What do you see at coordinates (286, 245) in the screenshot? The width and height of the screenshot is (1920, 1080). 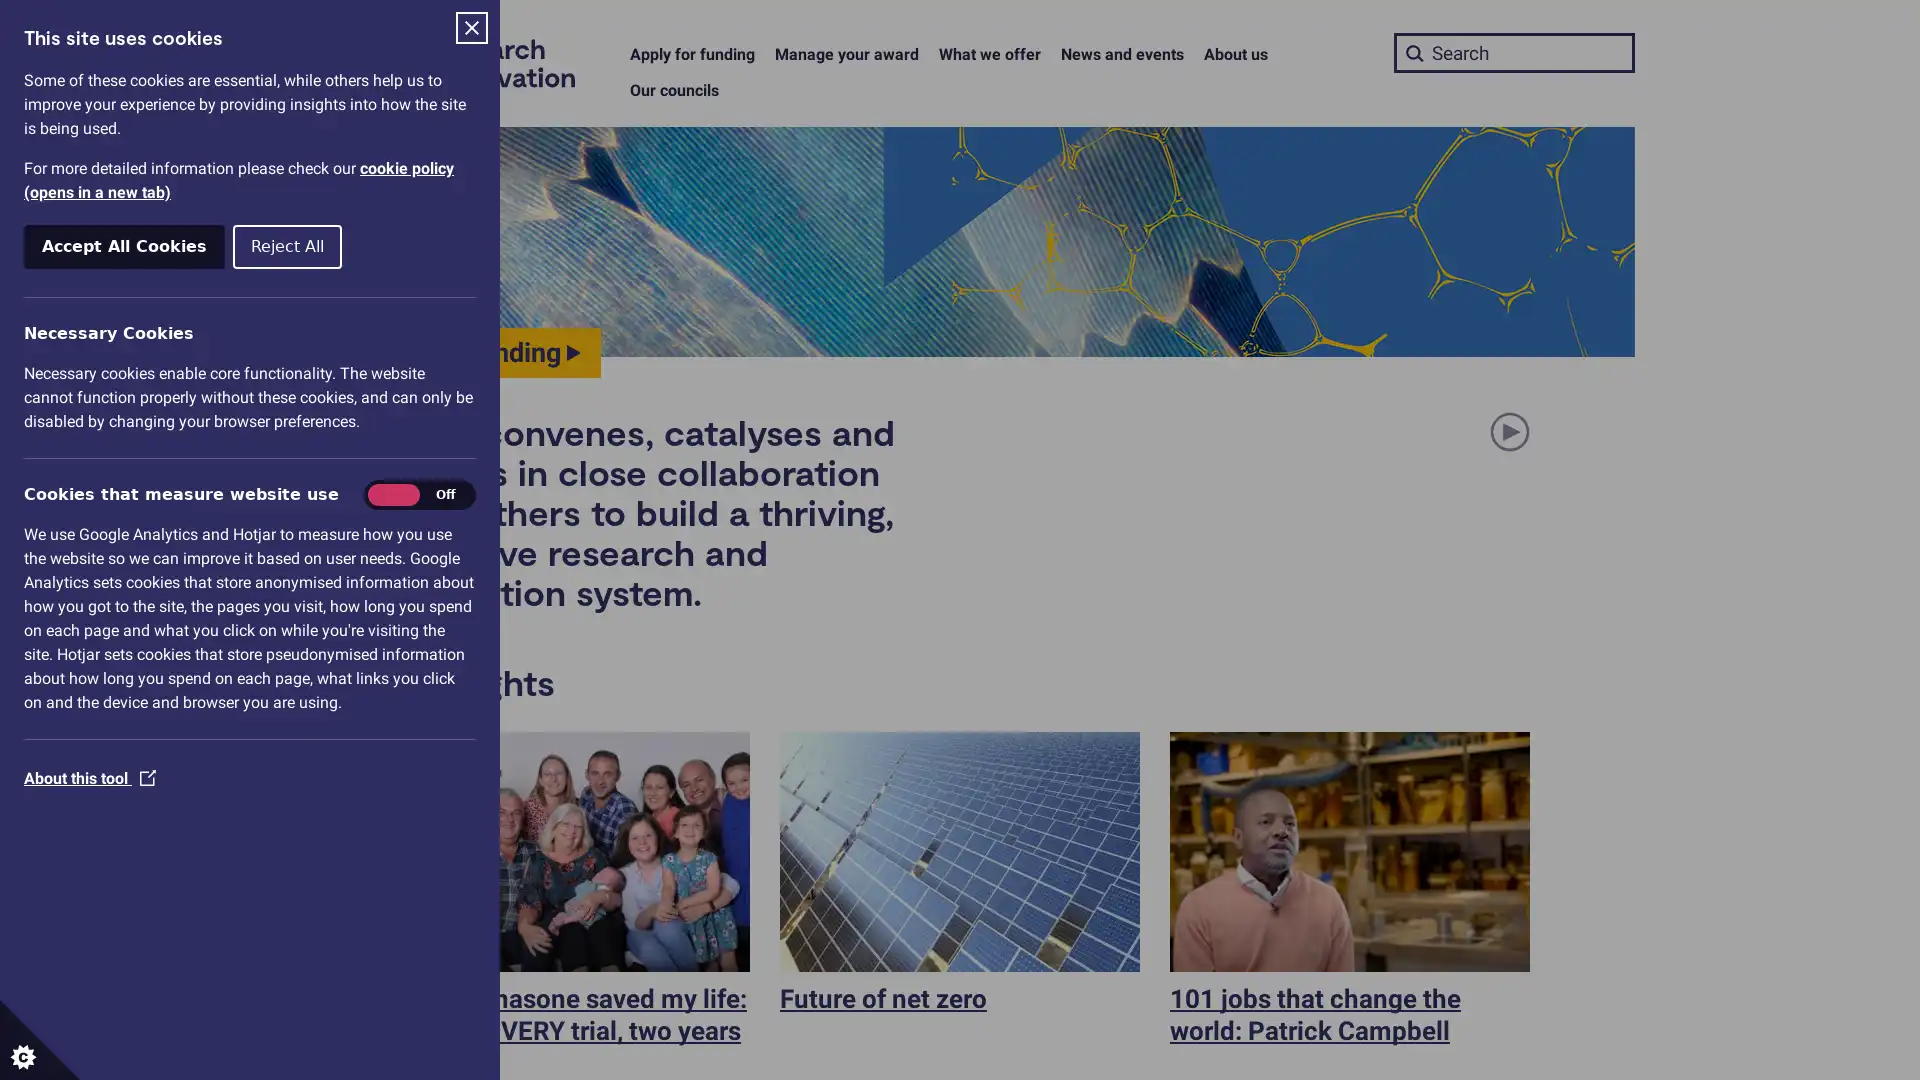 I see `Reject All` at bounding box center [286, 245].